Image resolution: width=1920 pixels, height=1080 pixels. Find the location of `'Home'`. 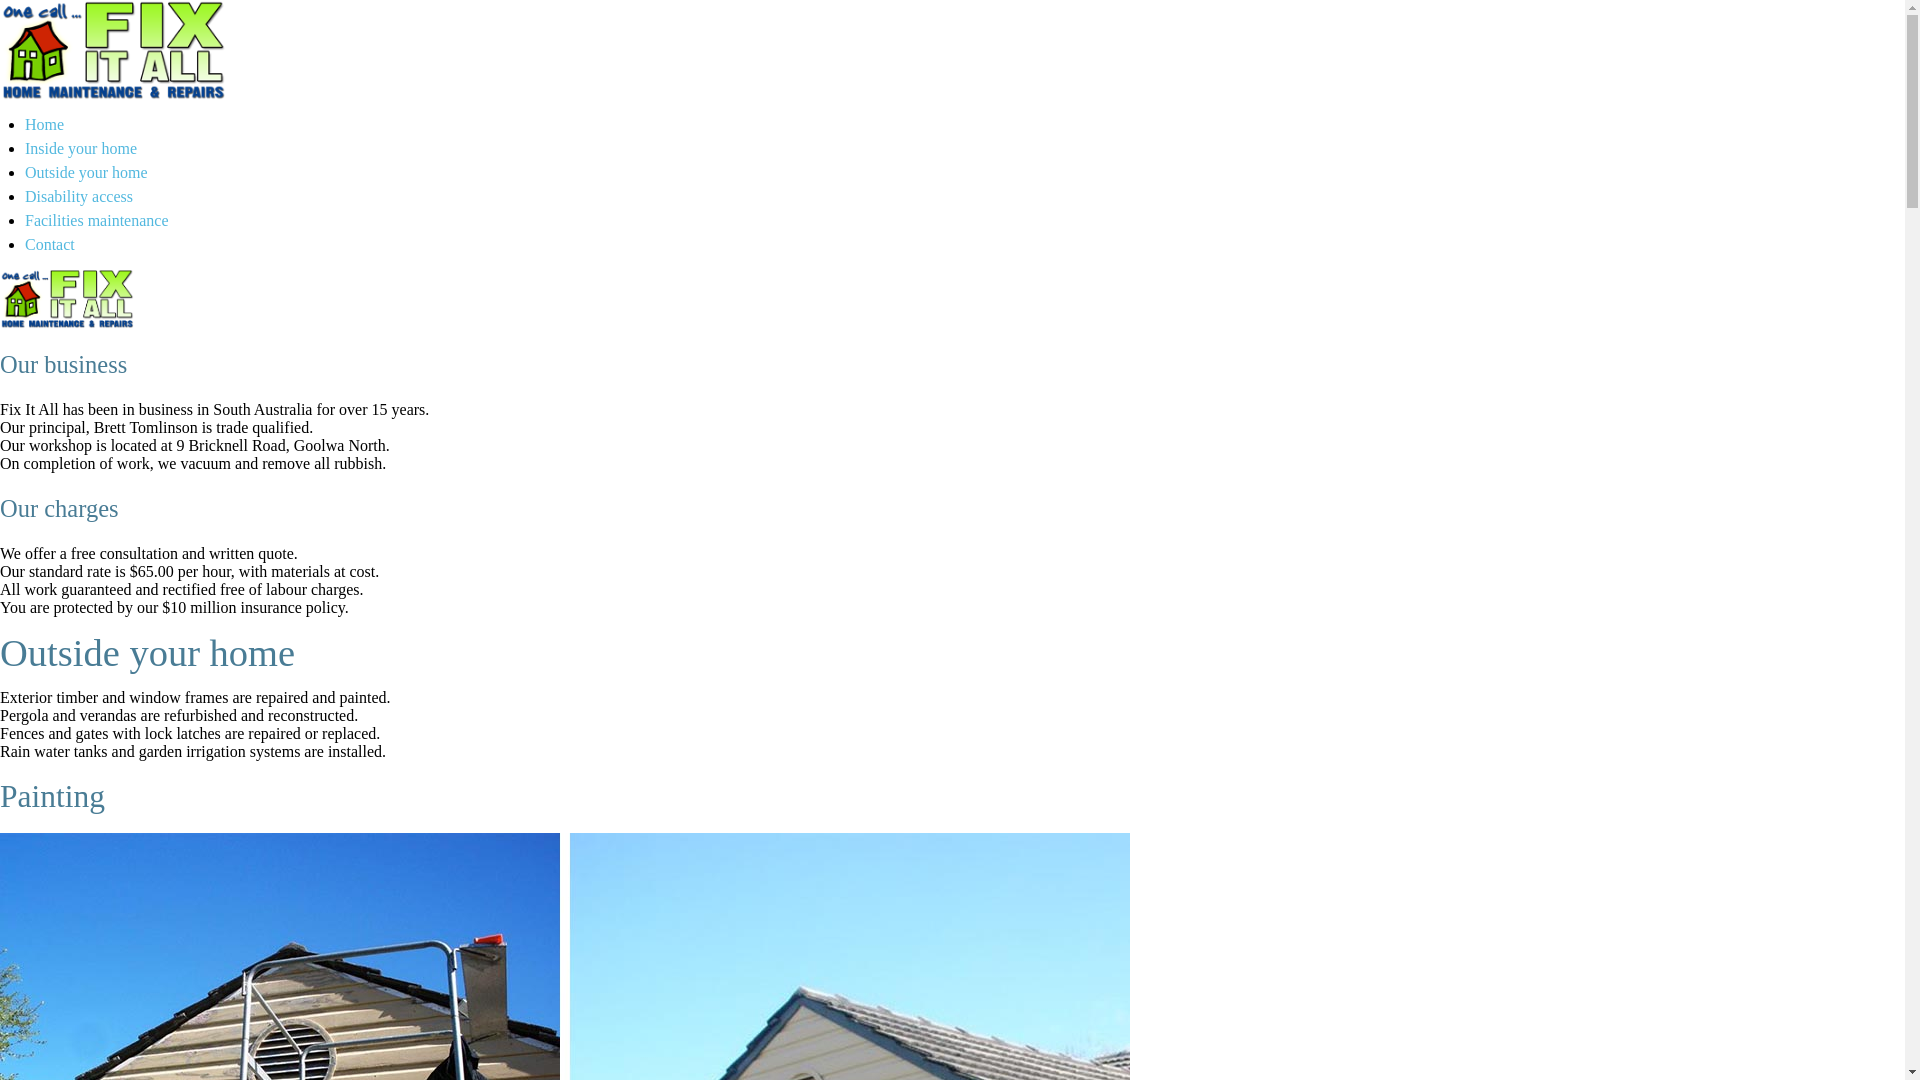

'Home' is located at coordinates (24, 124).